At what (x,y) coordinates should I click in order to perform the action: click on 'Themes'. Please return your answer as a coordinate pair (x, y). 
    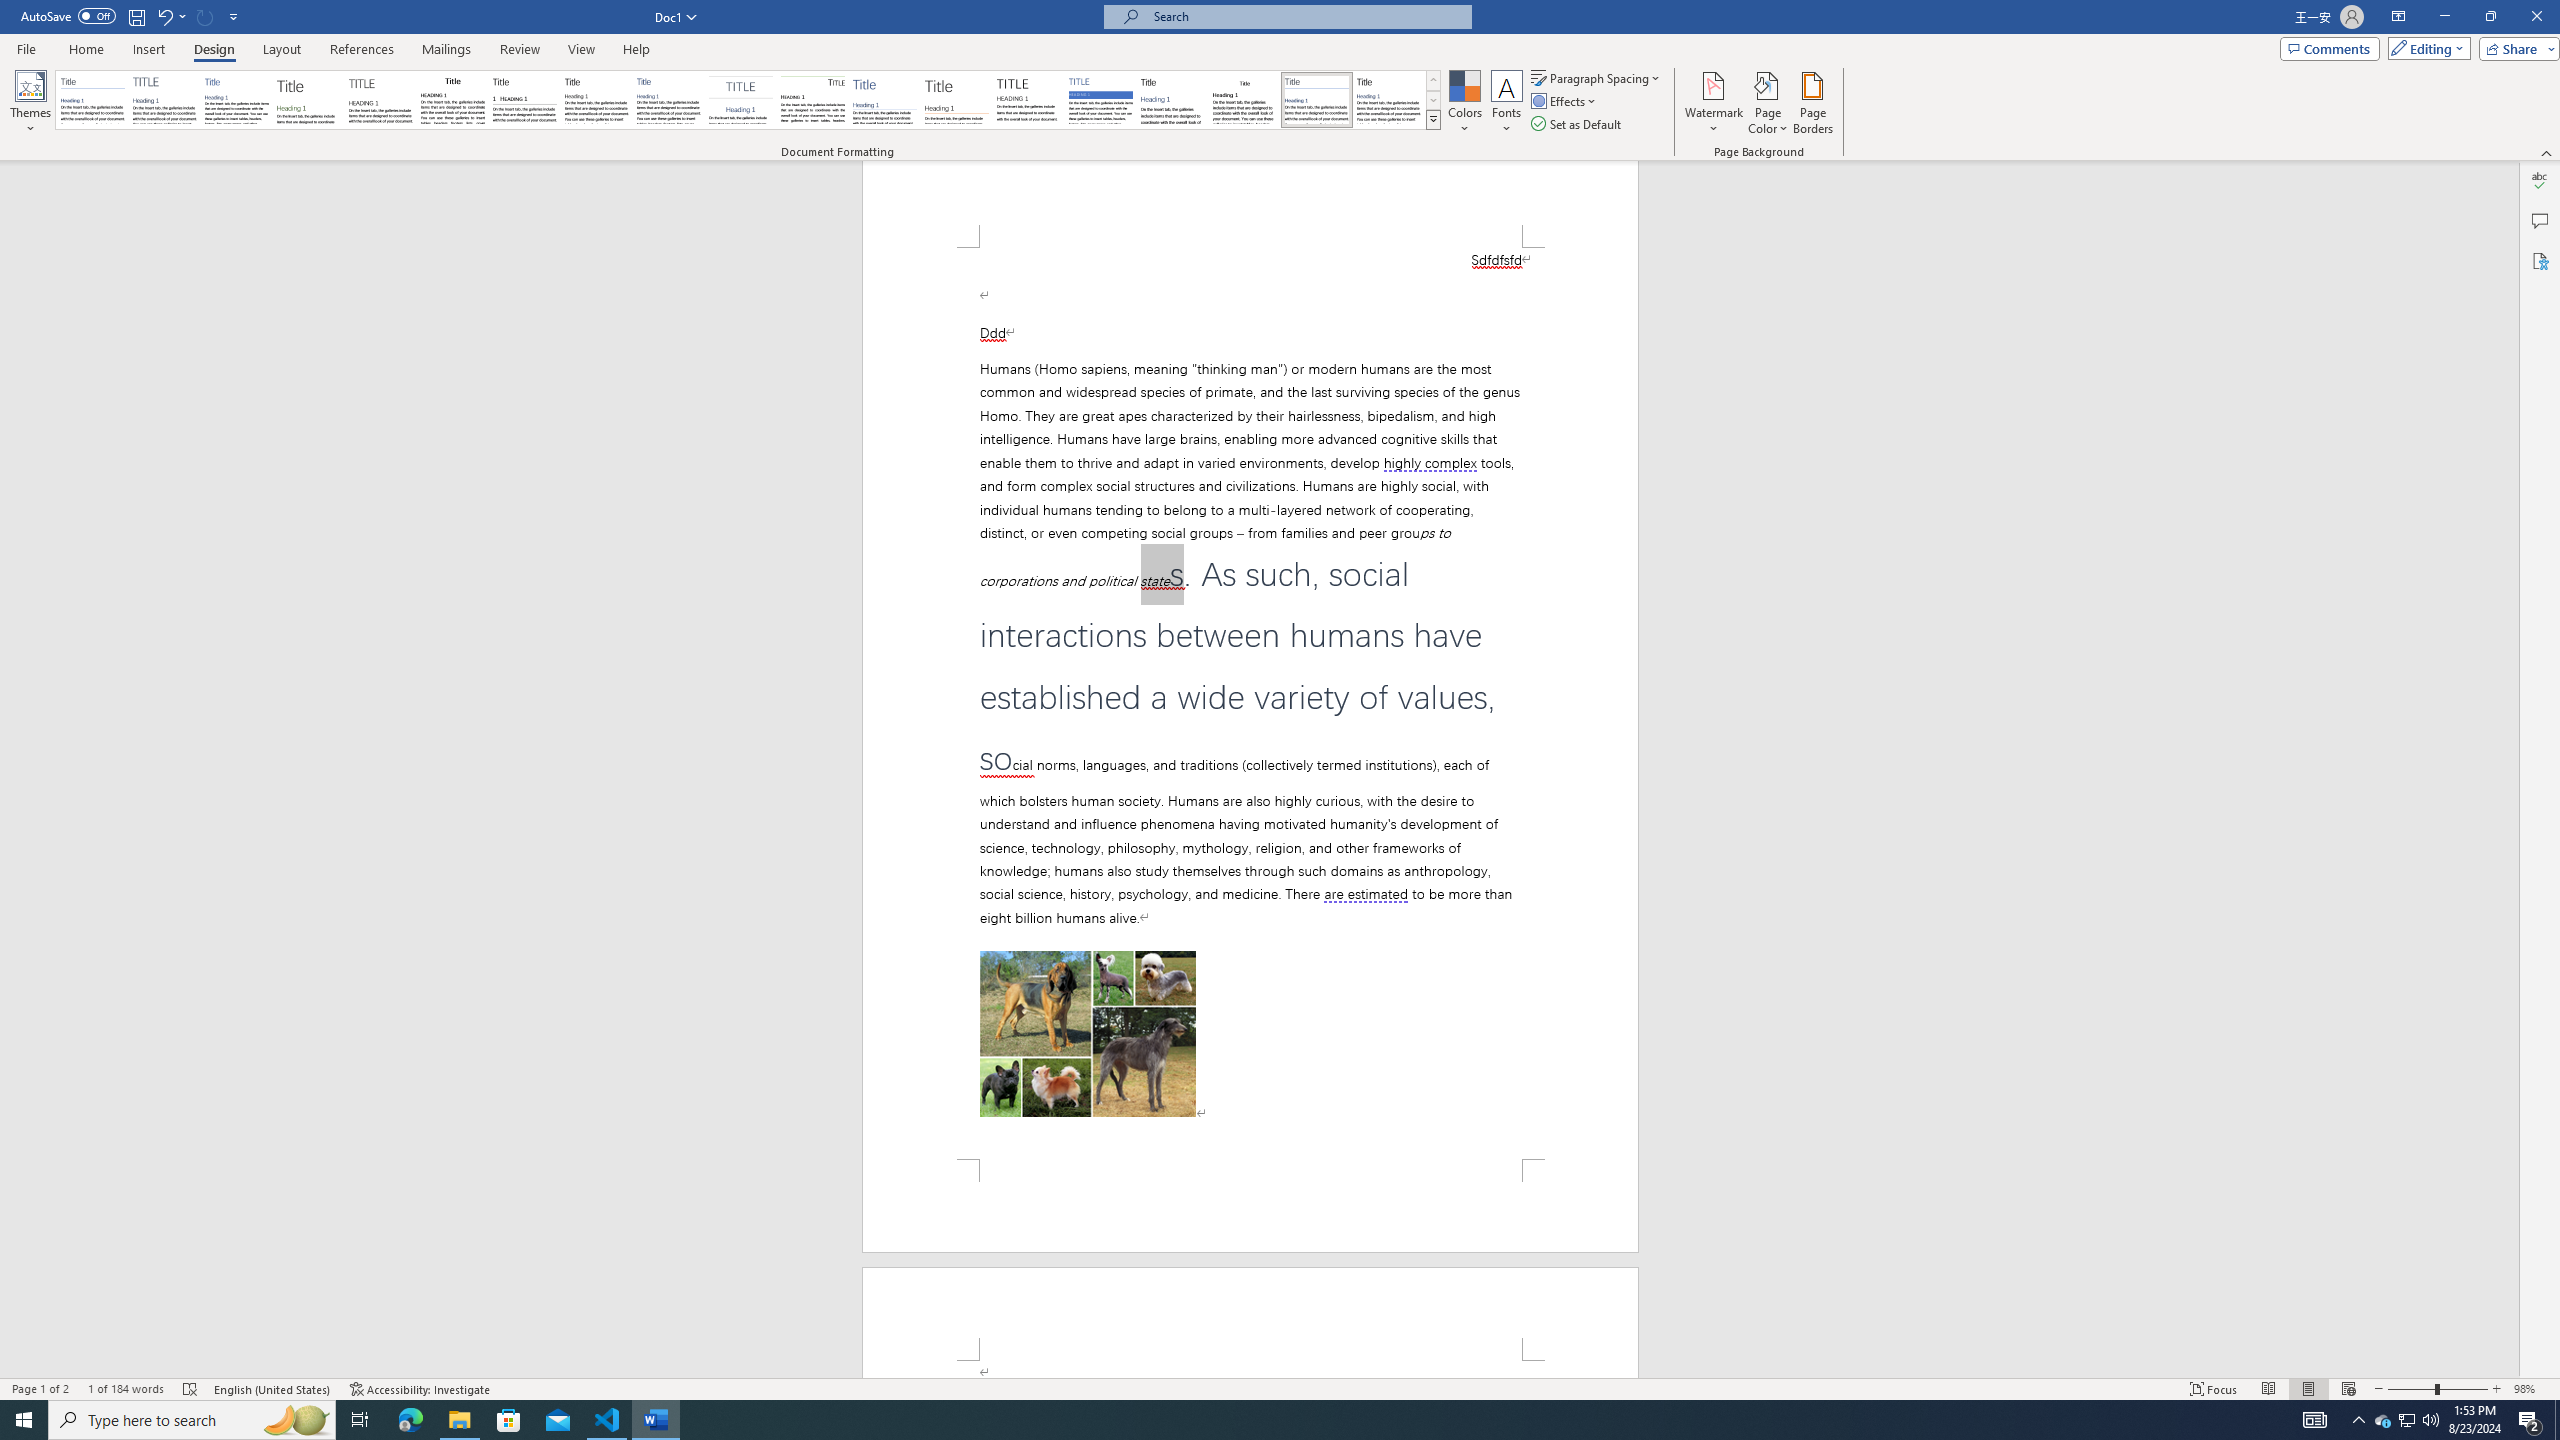
    Looking at the image, I should click on (29, 103).